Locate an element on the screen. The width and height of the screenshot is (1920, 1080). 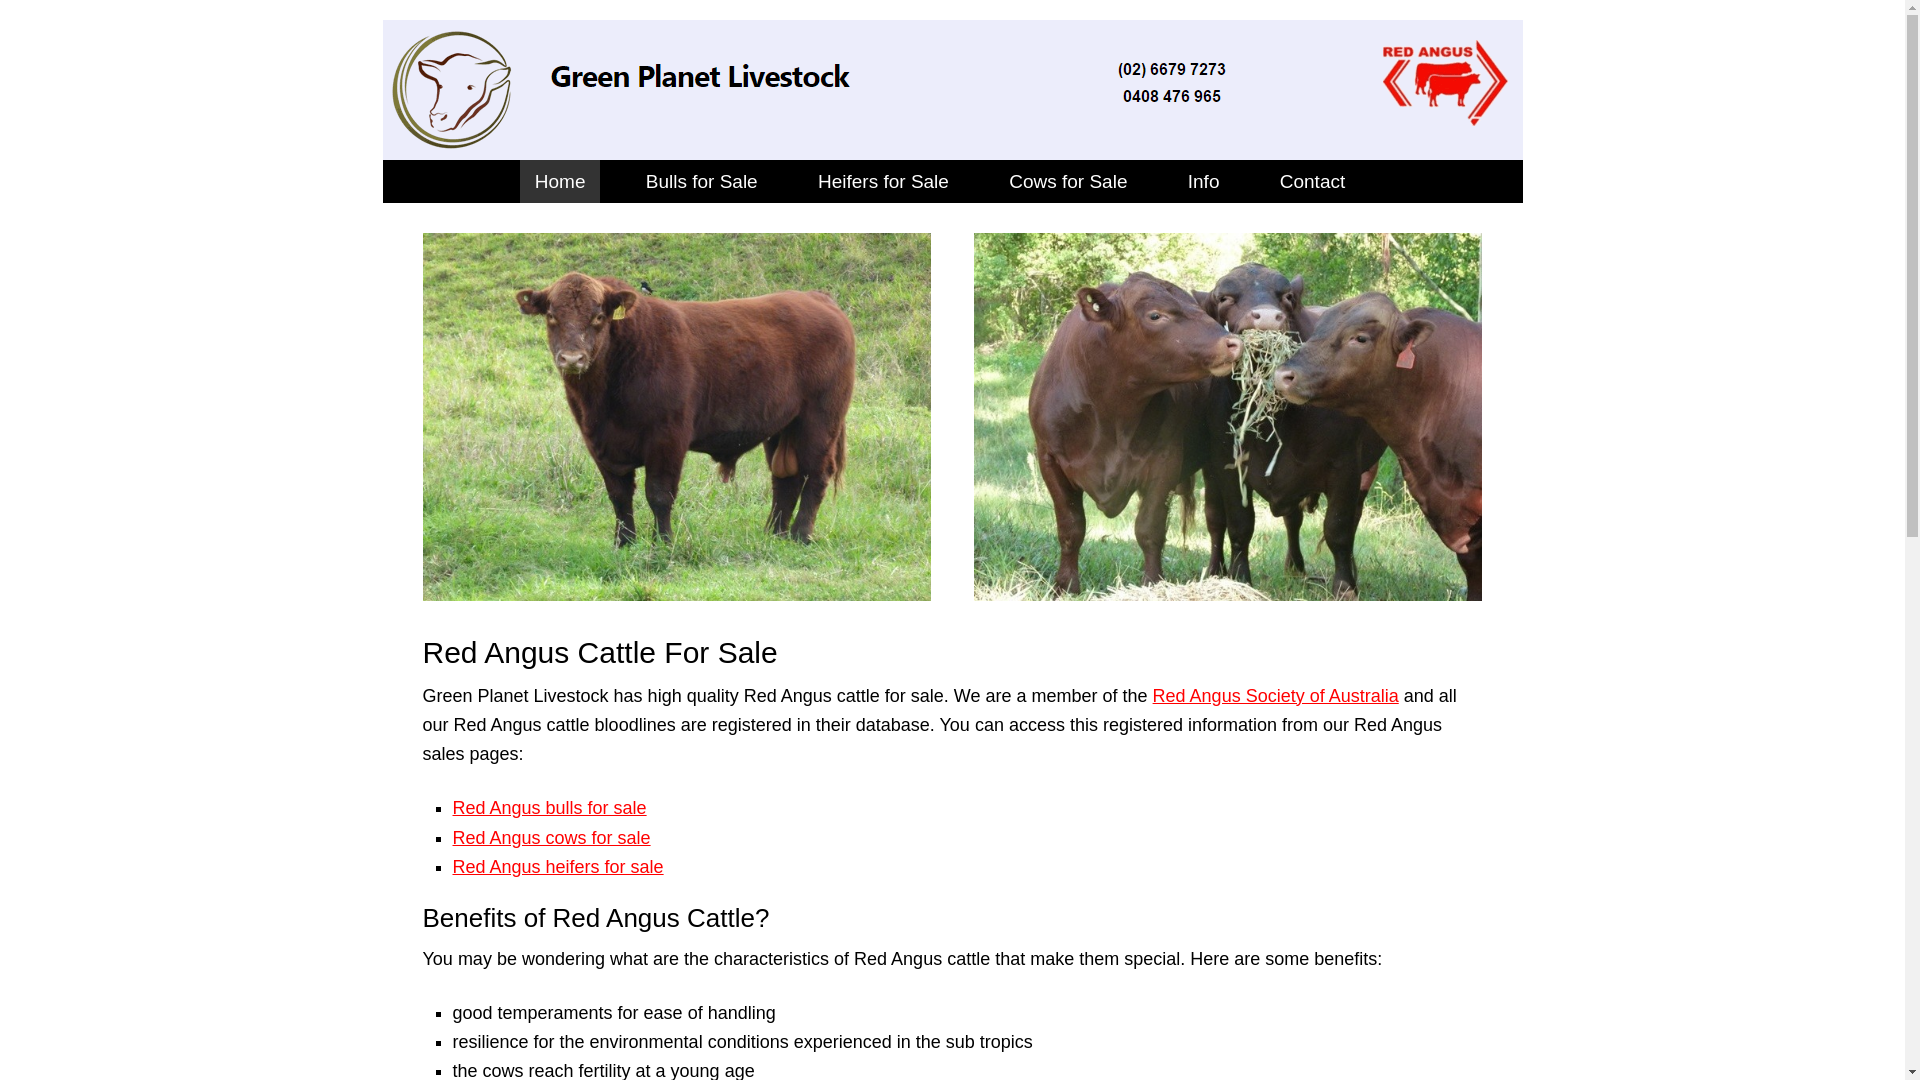
'Red Angus bulls for sale' is located at coordinates (450, 806).